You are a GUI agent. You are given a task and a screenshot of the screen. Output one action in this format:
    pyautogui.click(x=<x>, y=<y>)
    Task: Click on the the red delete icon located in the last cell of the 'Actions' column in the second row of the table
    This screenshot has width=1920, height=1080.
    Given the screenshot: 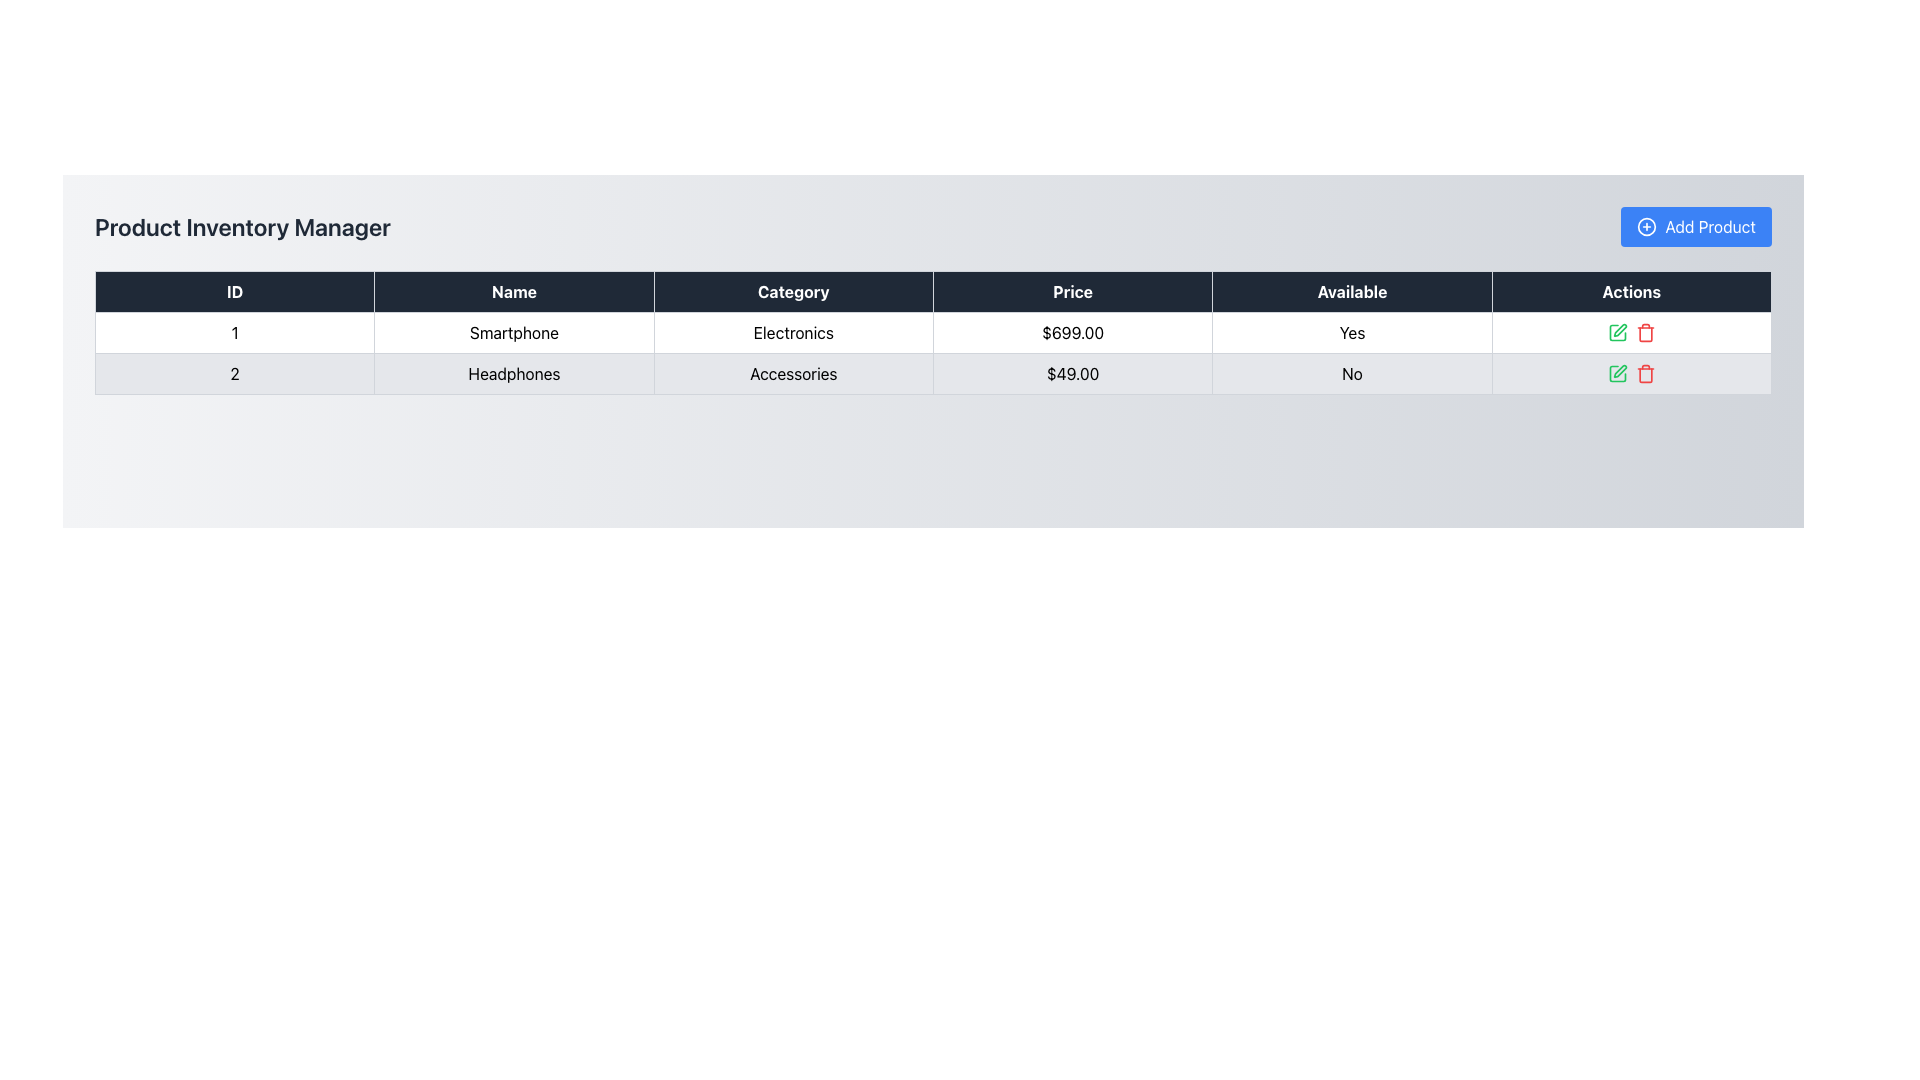 What is the action you would take?
    pyautogui.click(x=1631, y=374)
    